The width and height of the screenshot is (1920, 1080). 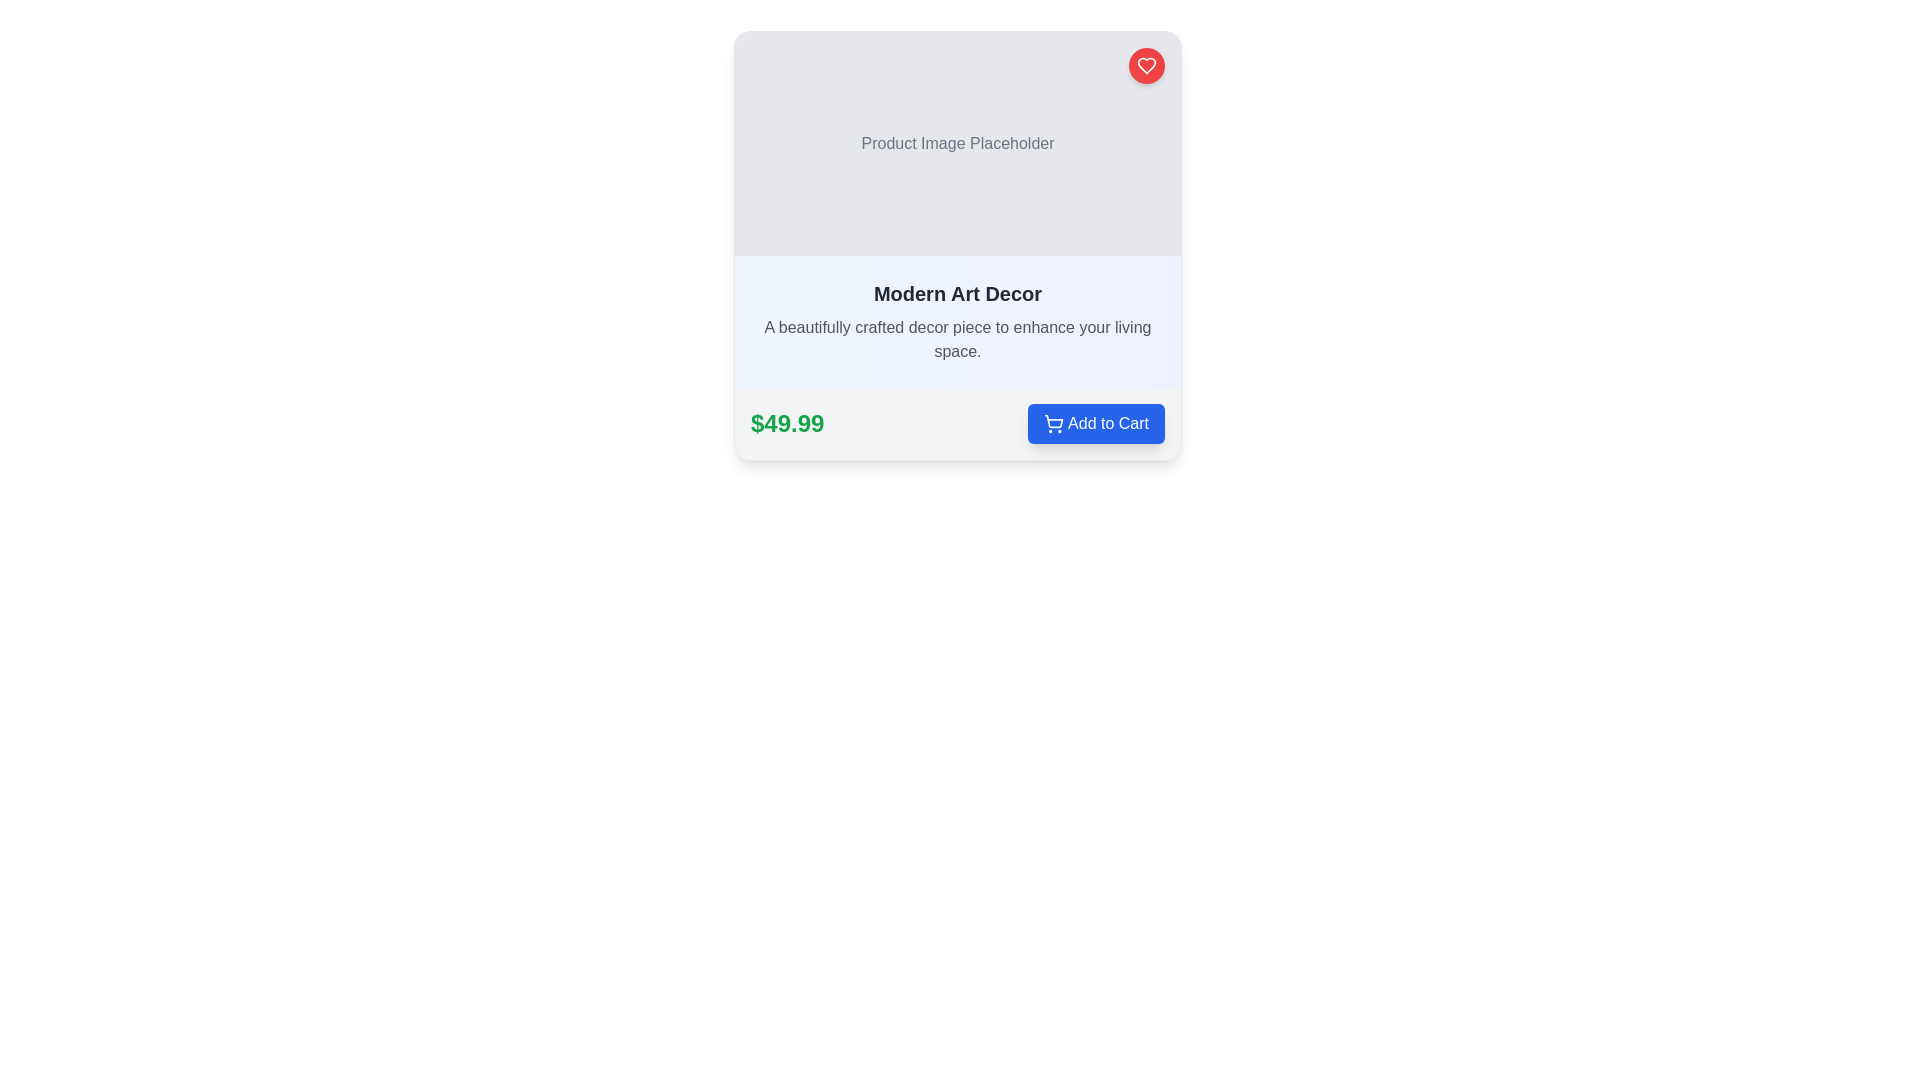 What do you see at coordinates (1053, 420) in the screenshot?
I see `the shopping cart icon element which is part of the SVG vector graphic in the bottom-right corner of the card layout, adjacent to the 'Add to Cart' button` at bounding box center [1053, 420].